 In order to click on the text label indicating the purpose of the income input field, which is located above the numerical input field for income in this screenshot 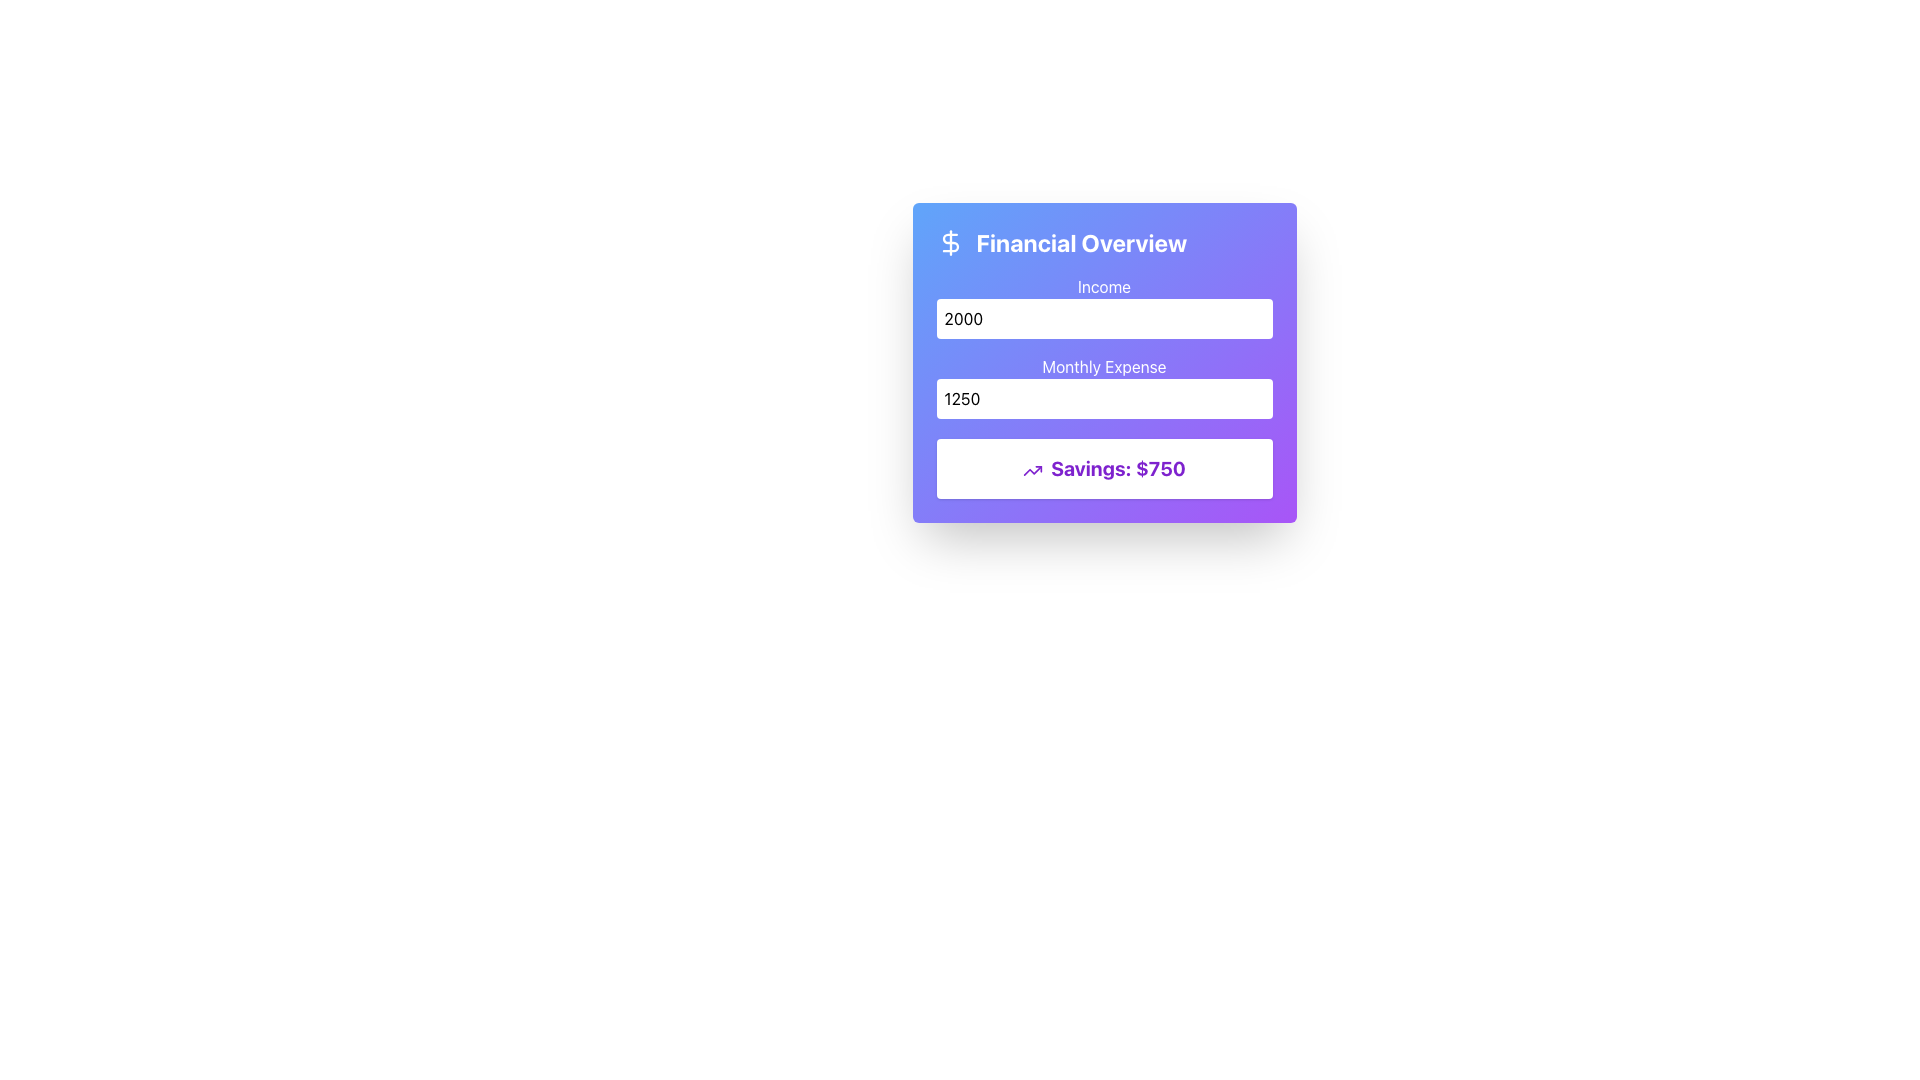, I will do `click(1103, 307)`.